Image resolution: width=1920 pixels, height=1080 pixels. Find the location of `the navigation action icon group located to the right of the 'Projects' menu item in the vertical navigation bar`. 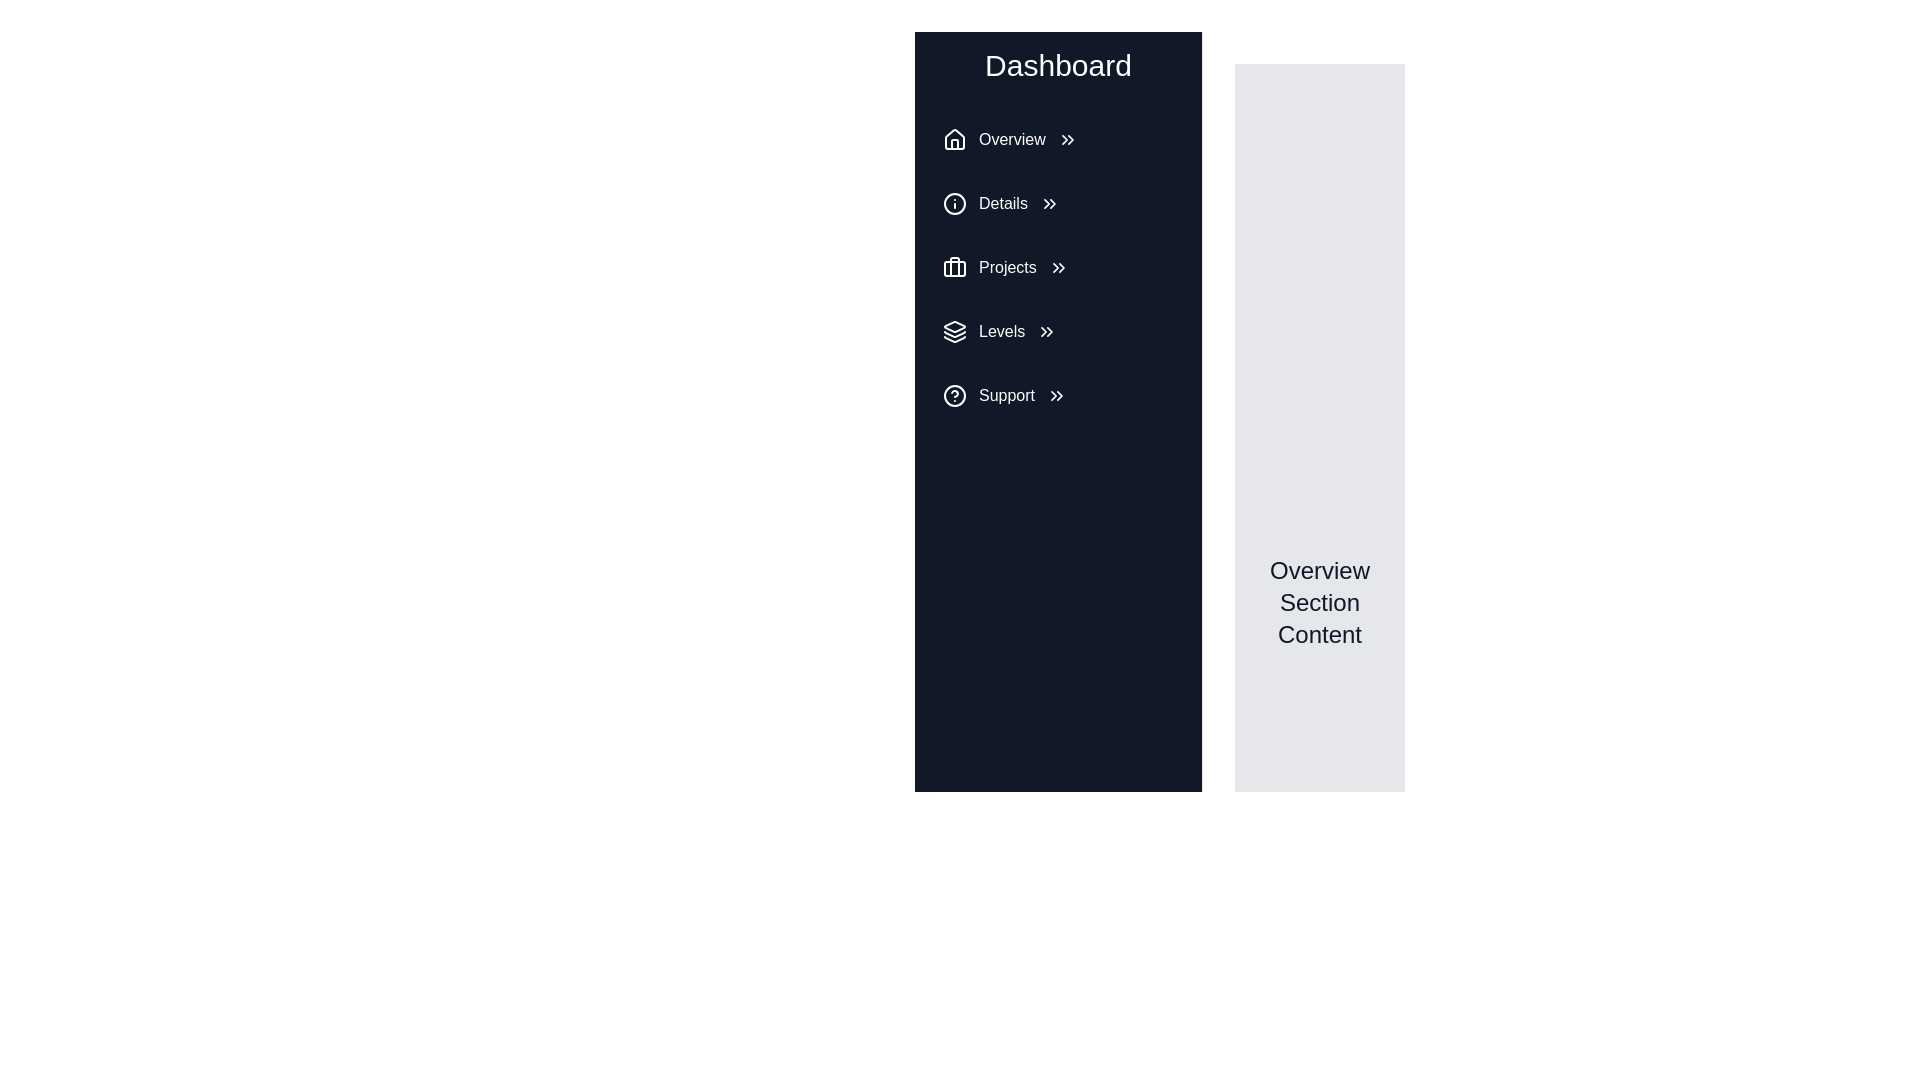

the navigation action icon group located to the right of the 'Projects' menu item in the vertical navigation bar is located at coordinates (1057, 266).